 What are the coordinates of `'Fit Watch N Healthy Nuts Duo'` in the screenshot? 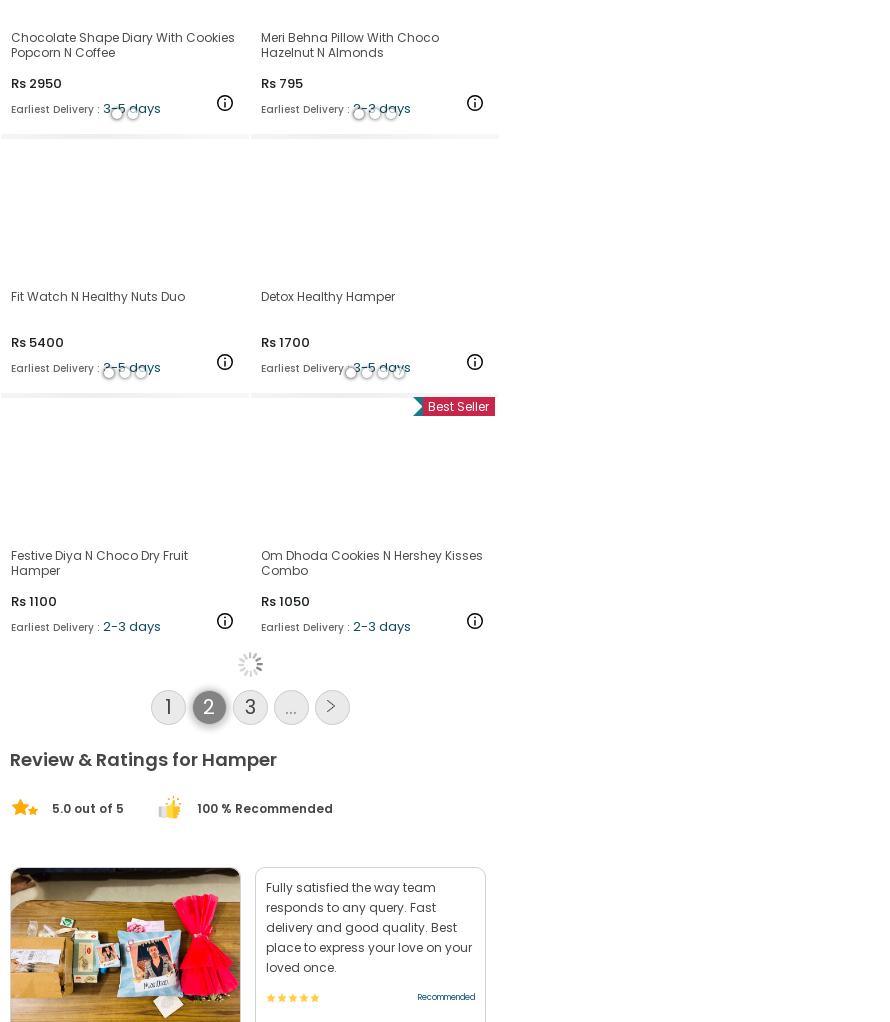 It's located at (96, 392).